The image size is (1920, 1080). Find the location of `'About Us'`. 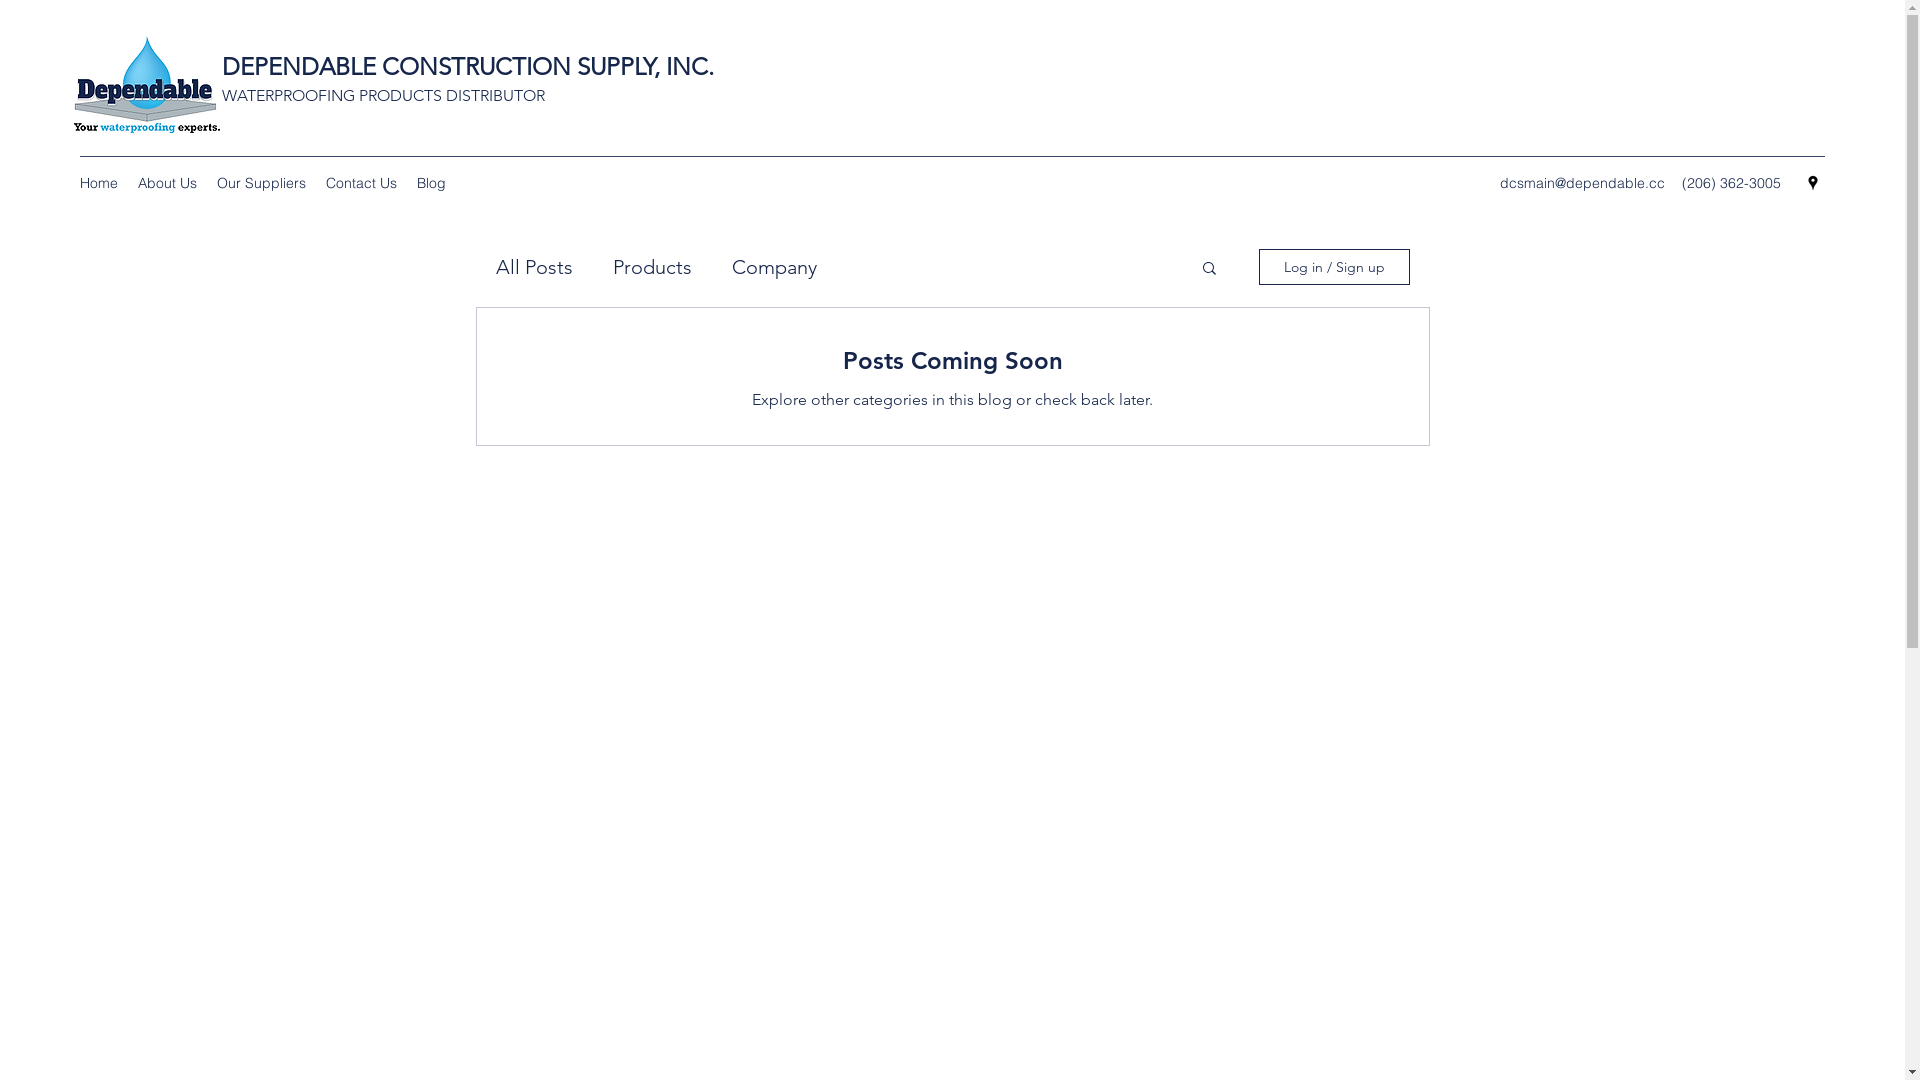

'About Us' is located at coordinates (167, 182).